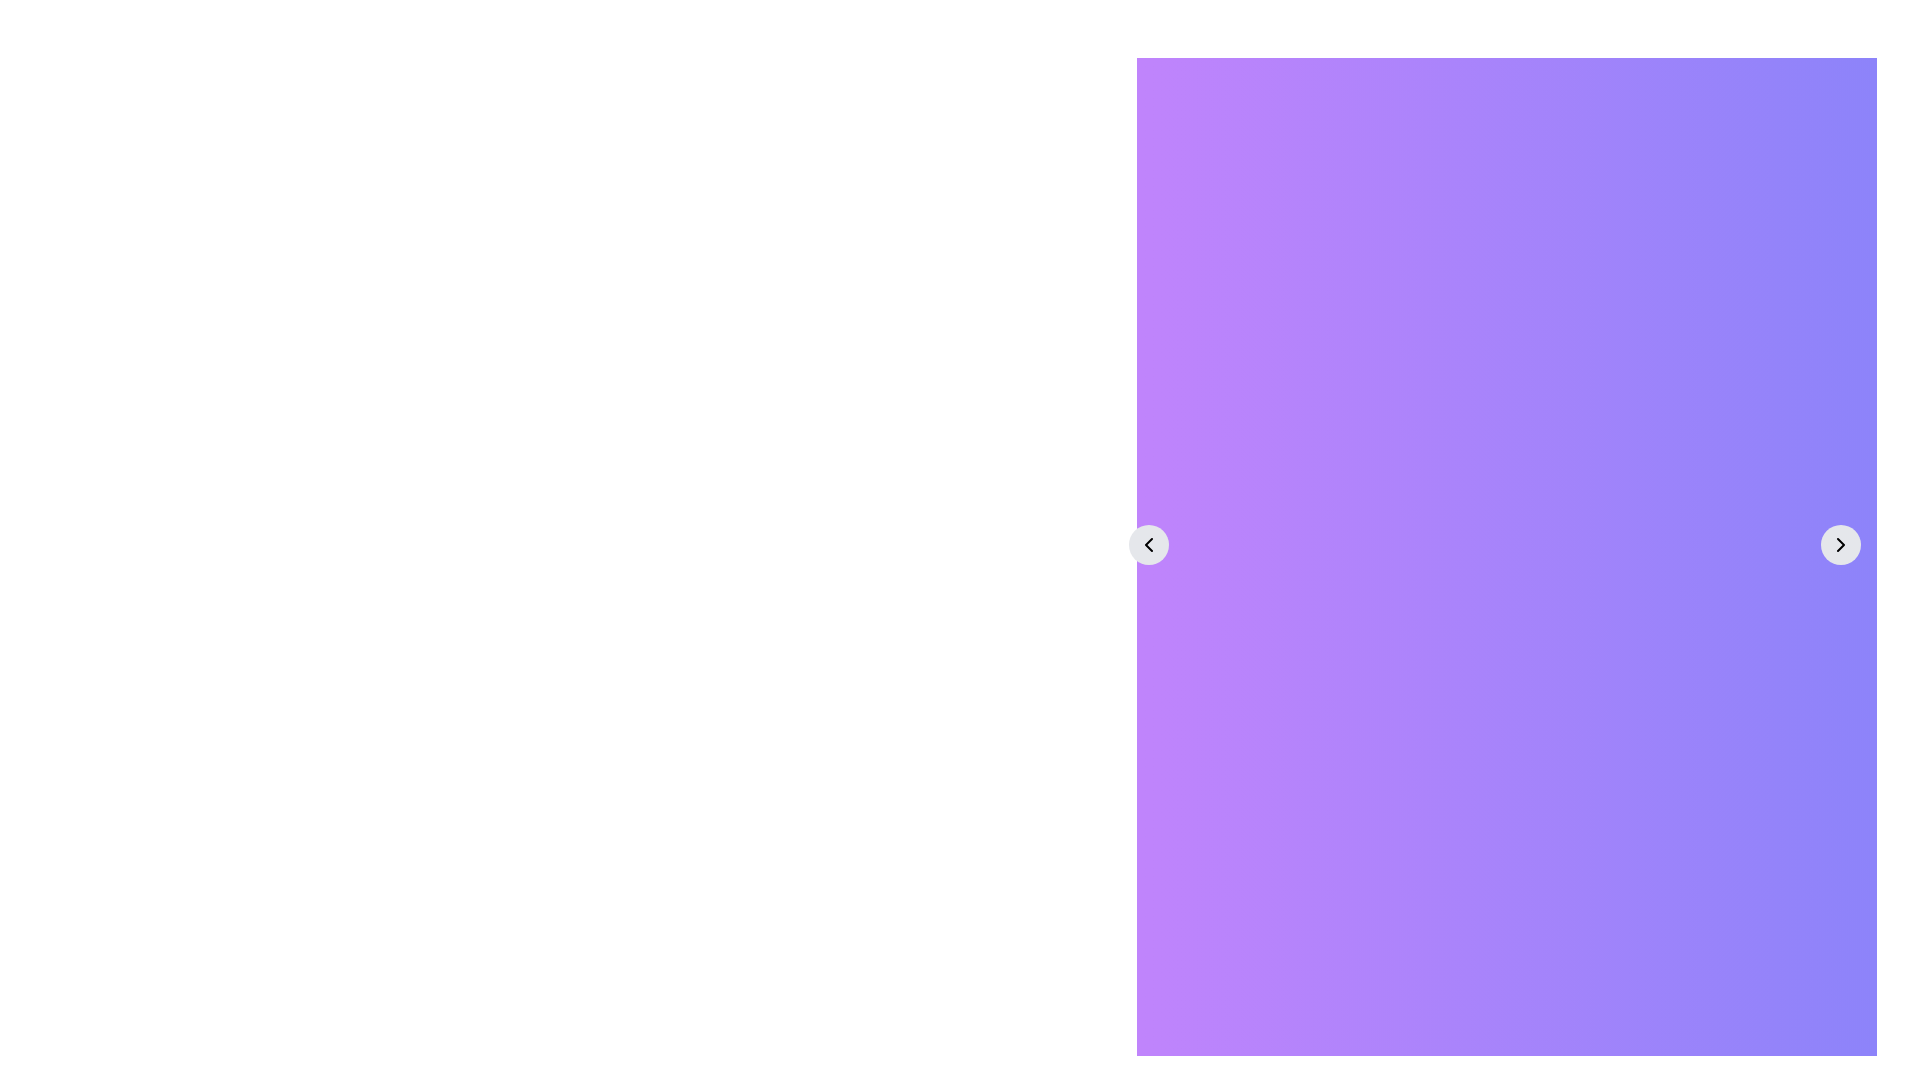  Describe the element at coordinates (1148, 544) in the screenshot. I see `the left-chevron icon used for navigation` at that location.